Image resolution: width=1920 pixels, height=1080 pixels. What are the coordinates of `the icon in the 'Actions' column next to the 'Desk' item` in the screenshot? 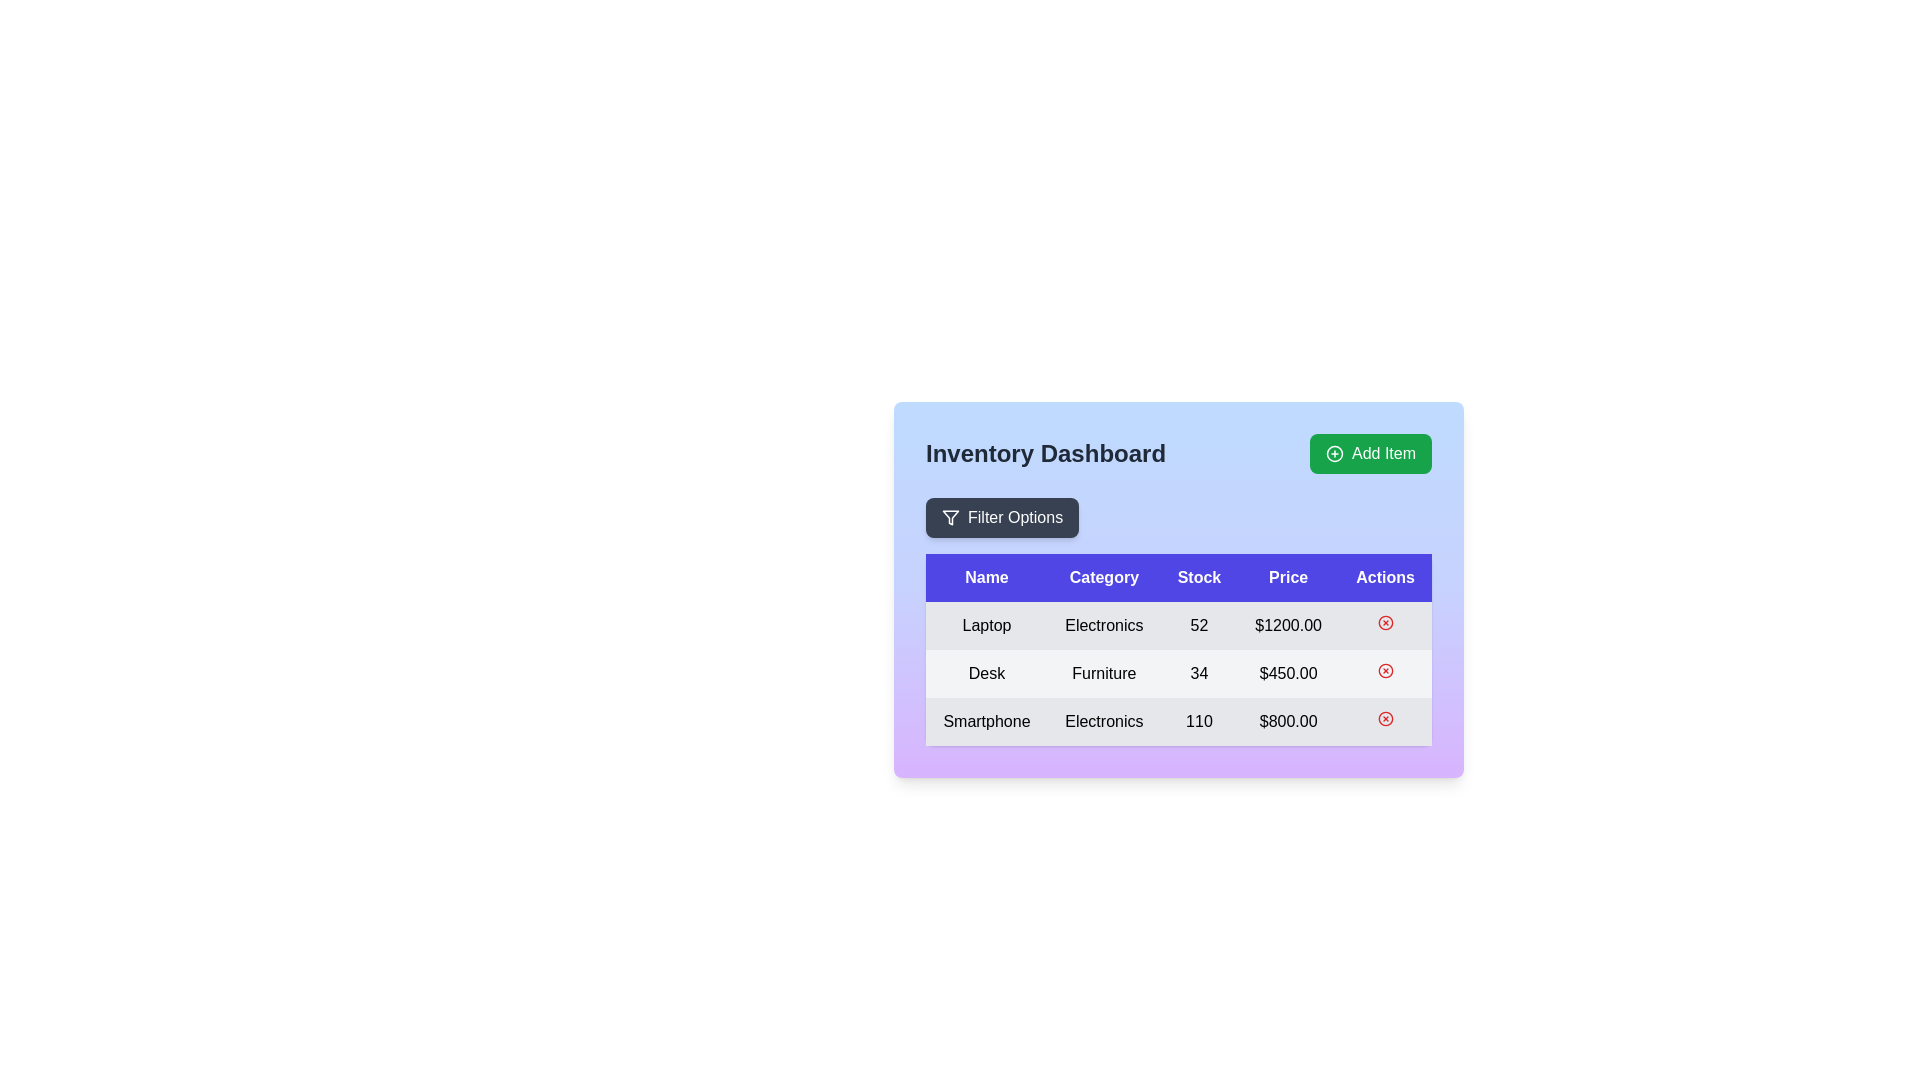 It's located at (1384, 674).